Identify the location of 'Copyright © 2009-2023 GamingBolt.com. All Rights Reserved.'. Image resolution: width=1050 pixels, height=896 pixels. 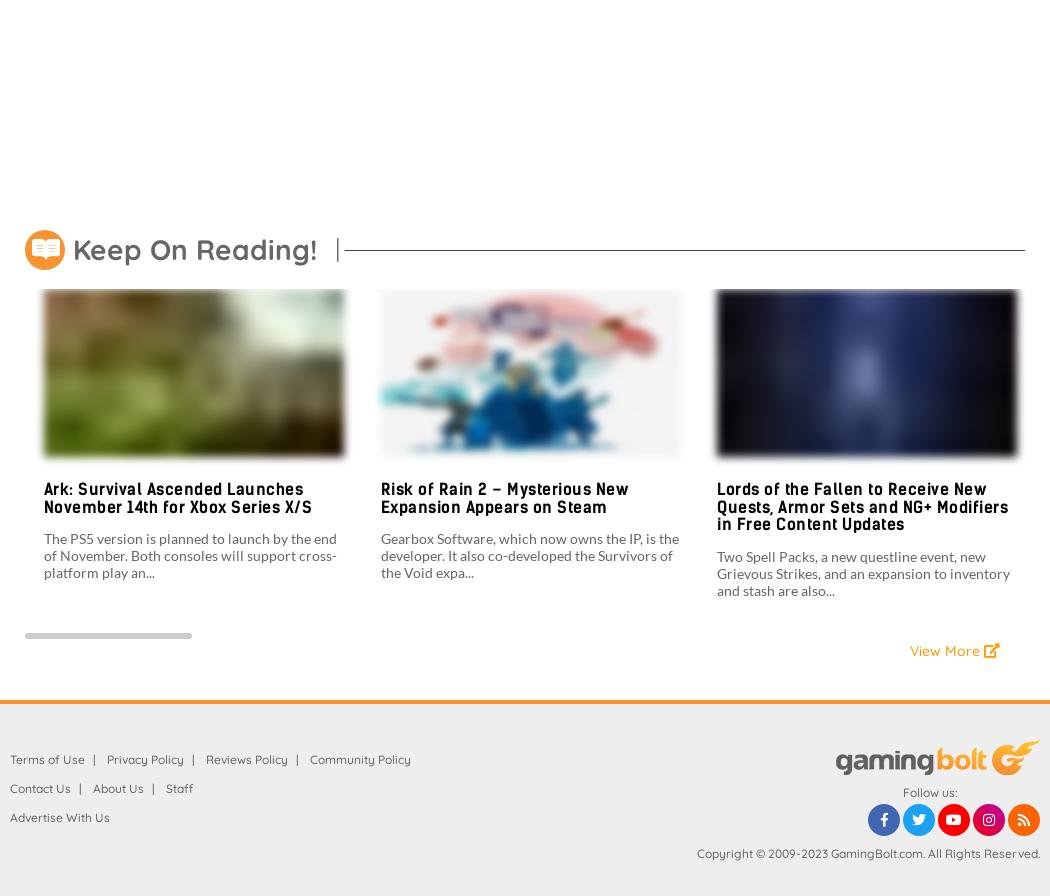
(867, 852).